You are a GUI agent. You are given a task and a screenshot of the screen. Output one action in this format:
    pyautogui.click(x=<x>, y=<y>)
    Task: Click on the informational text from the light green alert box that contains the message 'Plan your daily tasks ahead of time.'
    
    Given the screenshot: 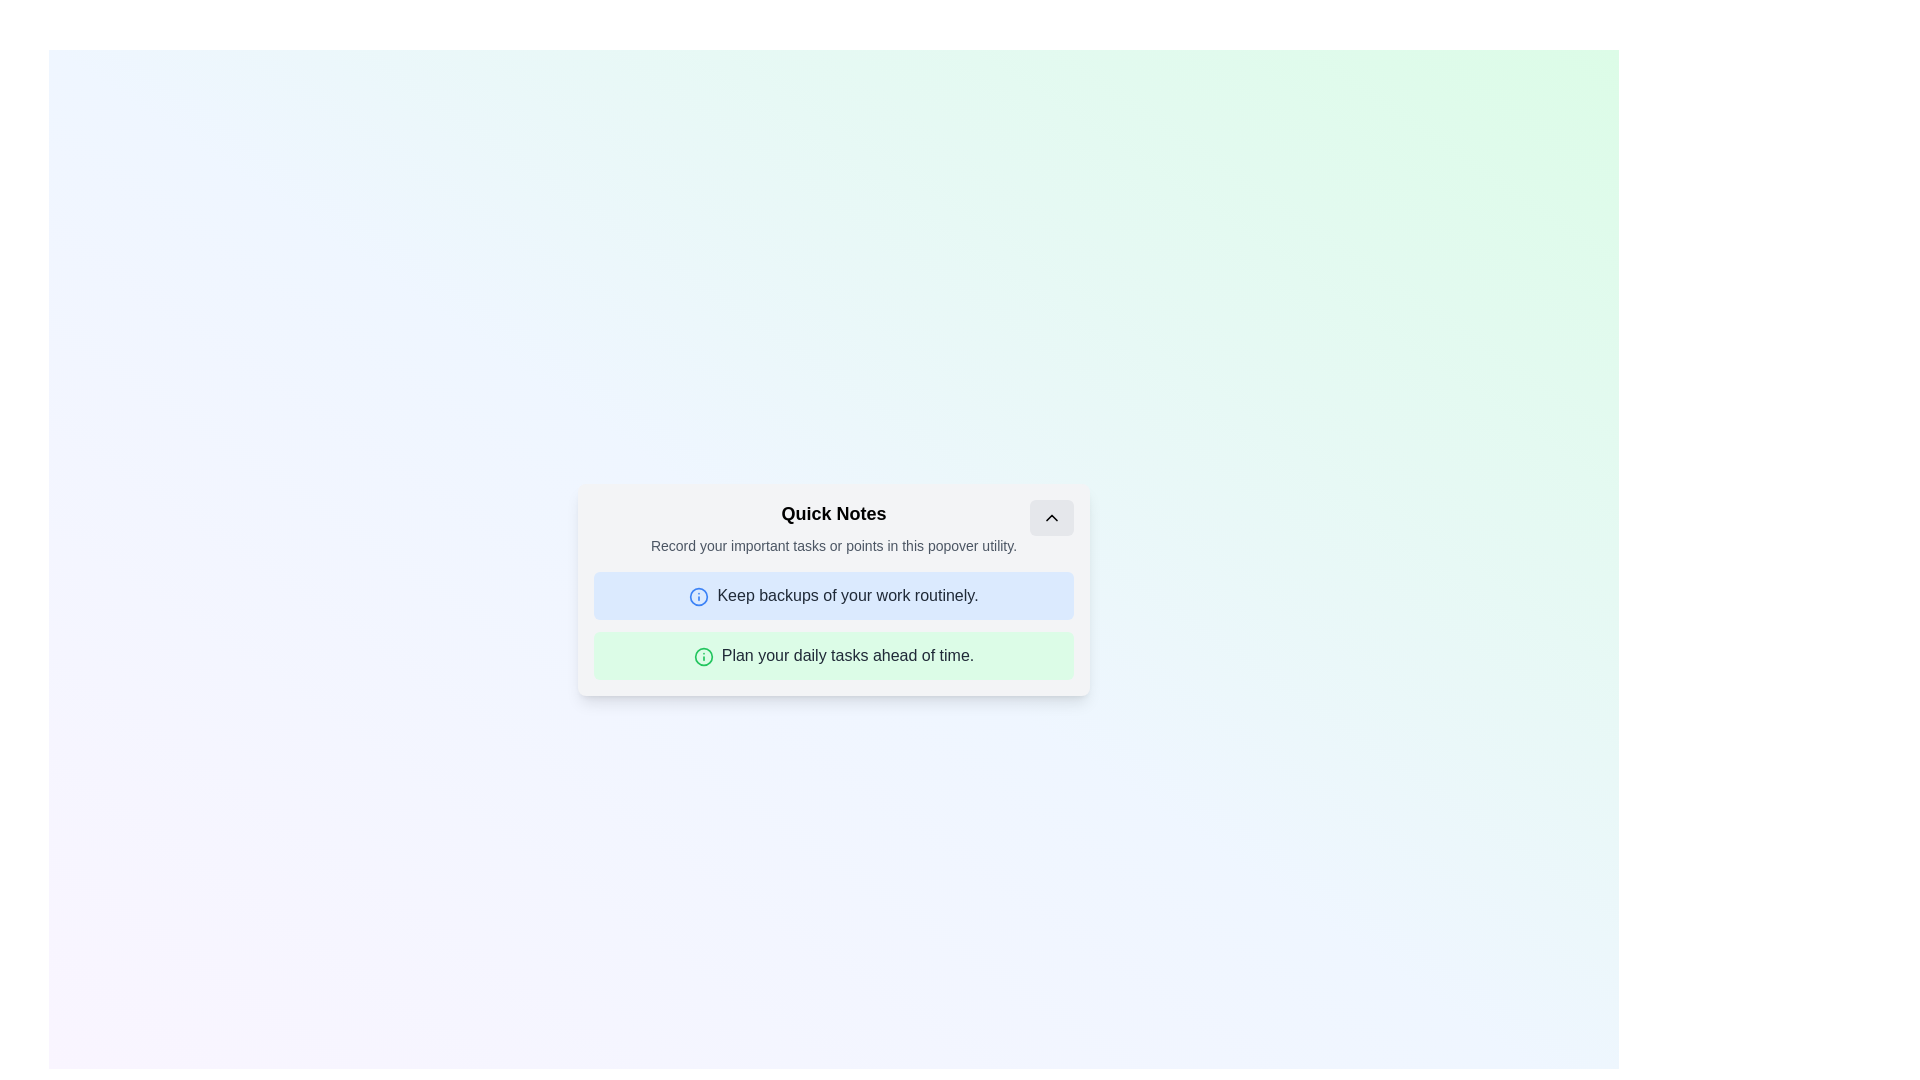 What is the action you would take?
    pyautogui.click(x=834, y=655)
    